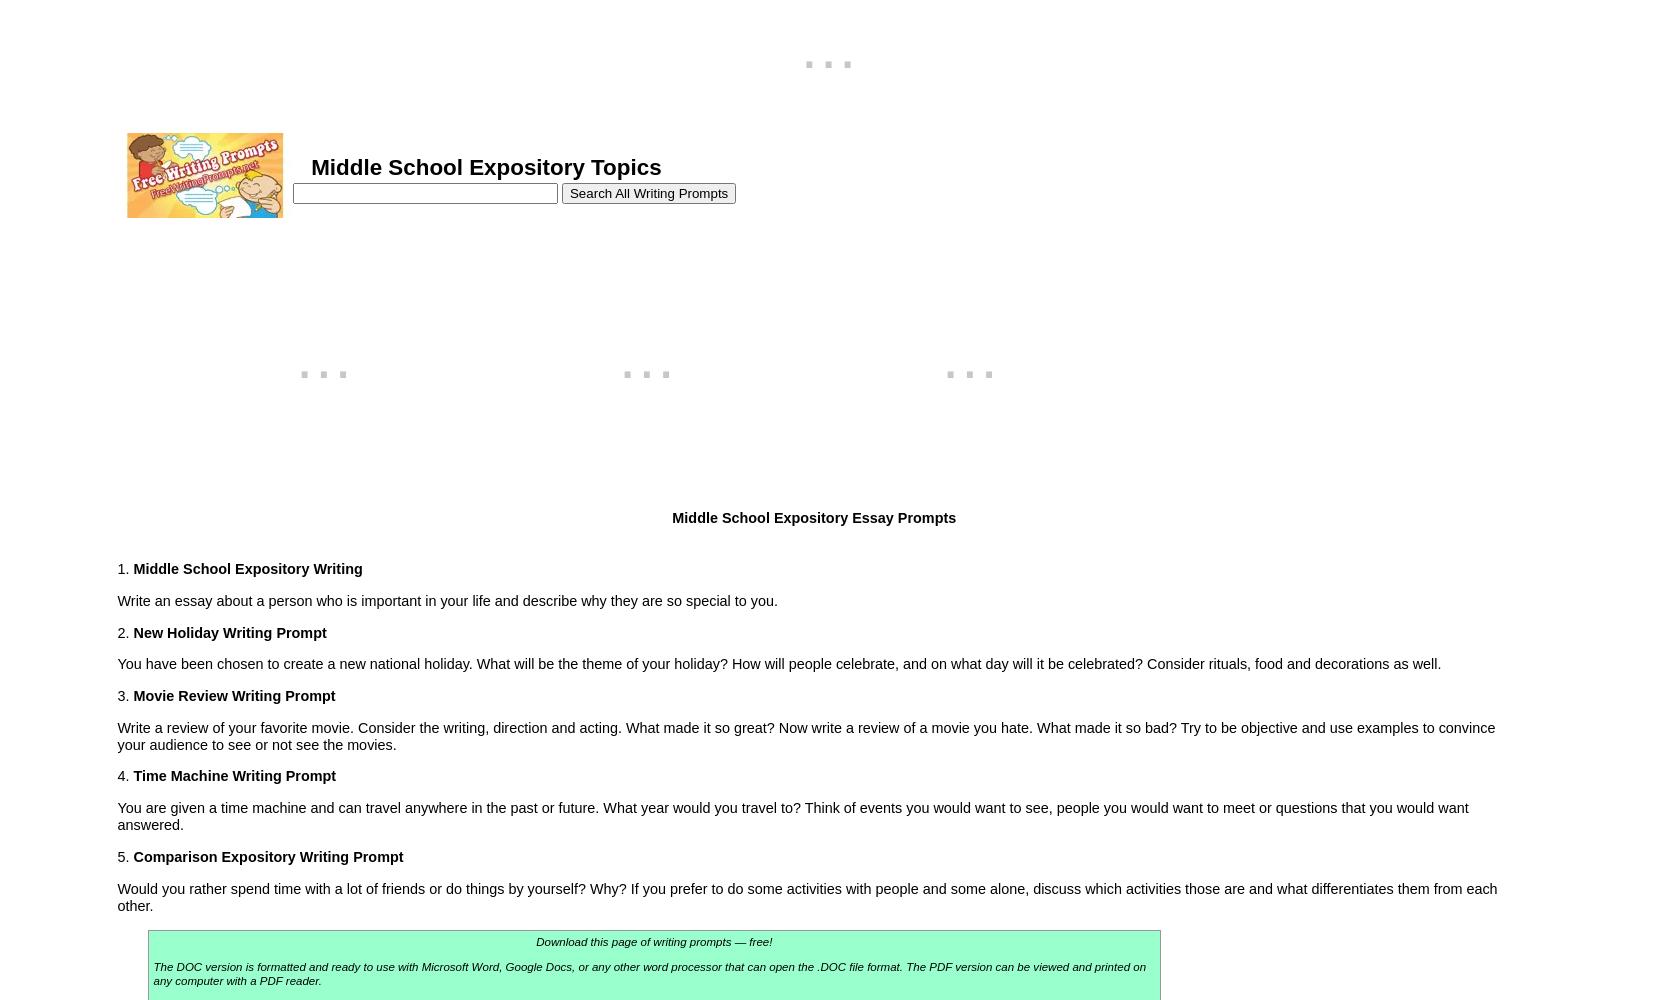 This screenshot has height=1000, width=1659. I want to click on 'Would you rather spend time with a lot of friends or do things by yourself? Why? If you prefer to do some activities with people and some alone, discuss which activities those are and what differentiates them from each other.', so click(115, 896).